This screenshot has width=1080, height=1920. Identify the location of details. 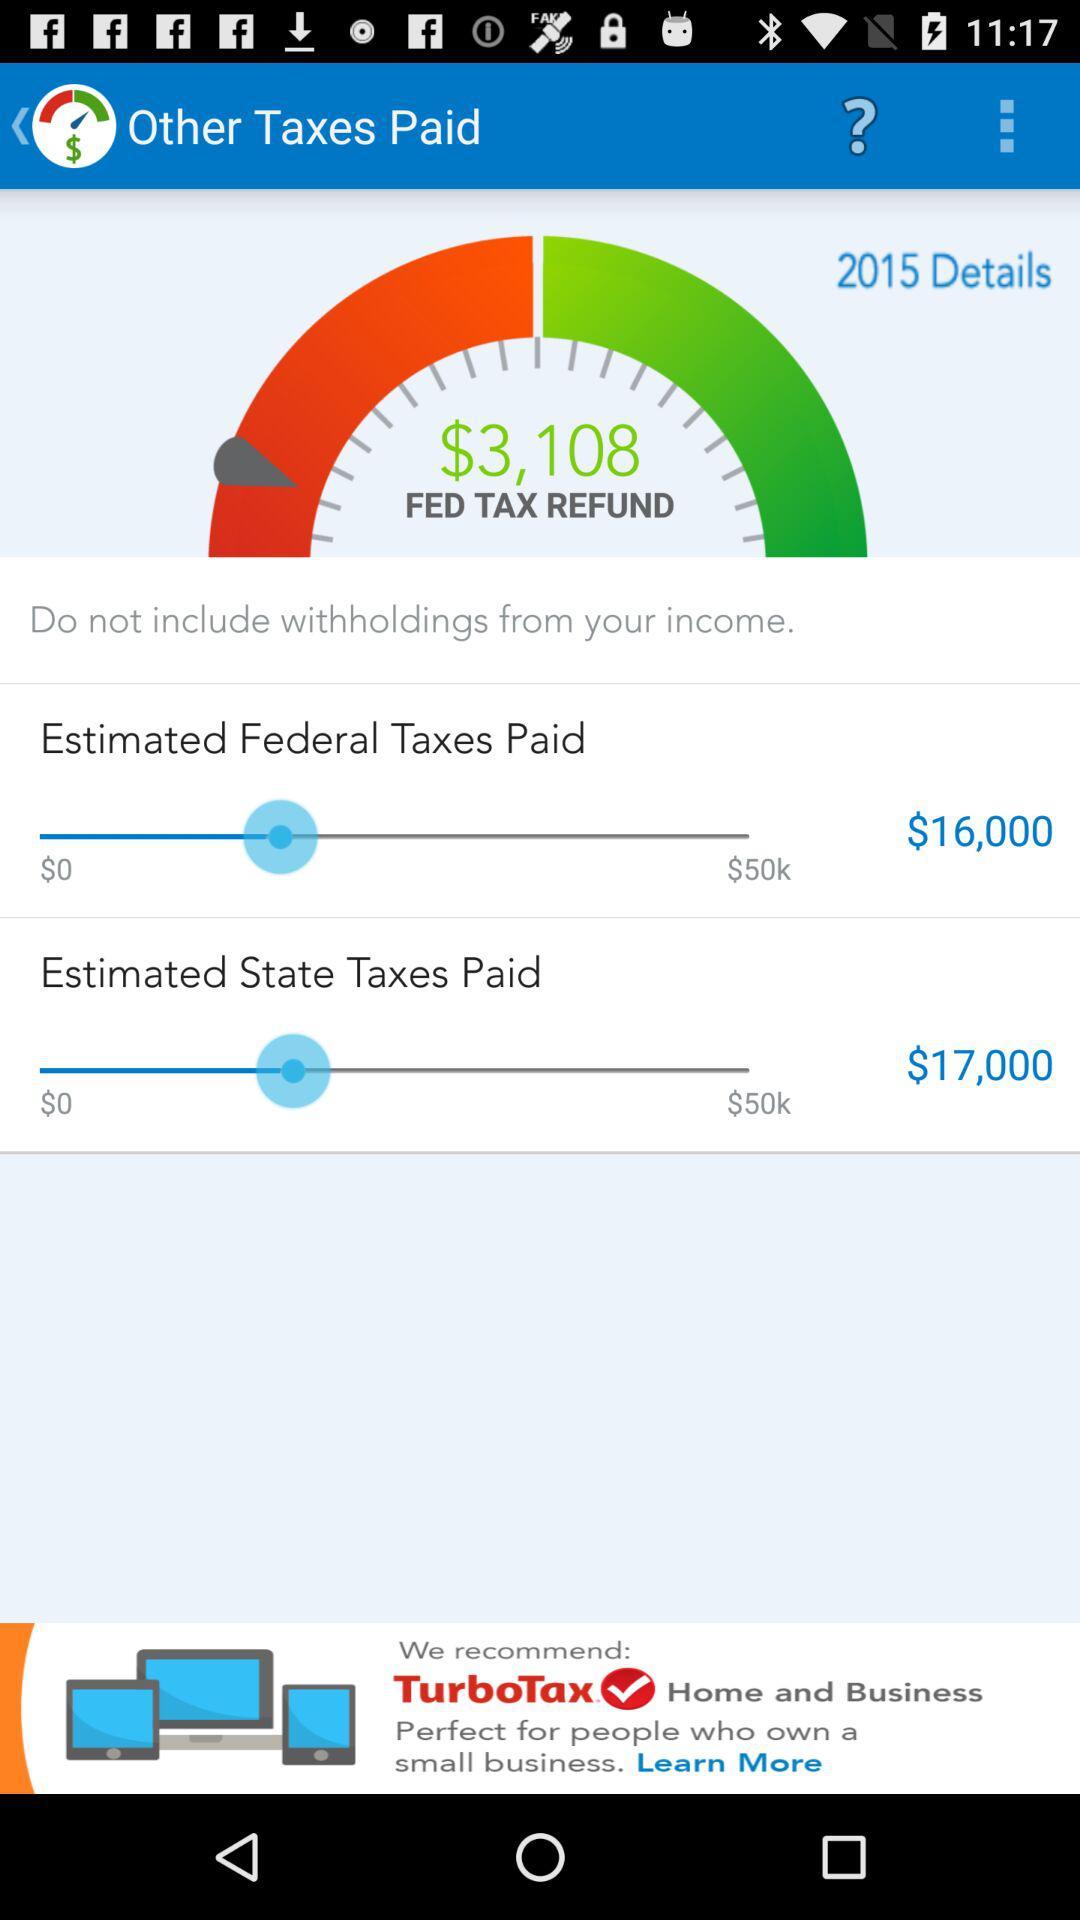
(944, 269).